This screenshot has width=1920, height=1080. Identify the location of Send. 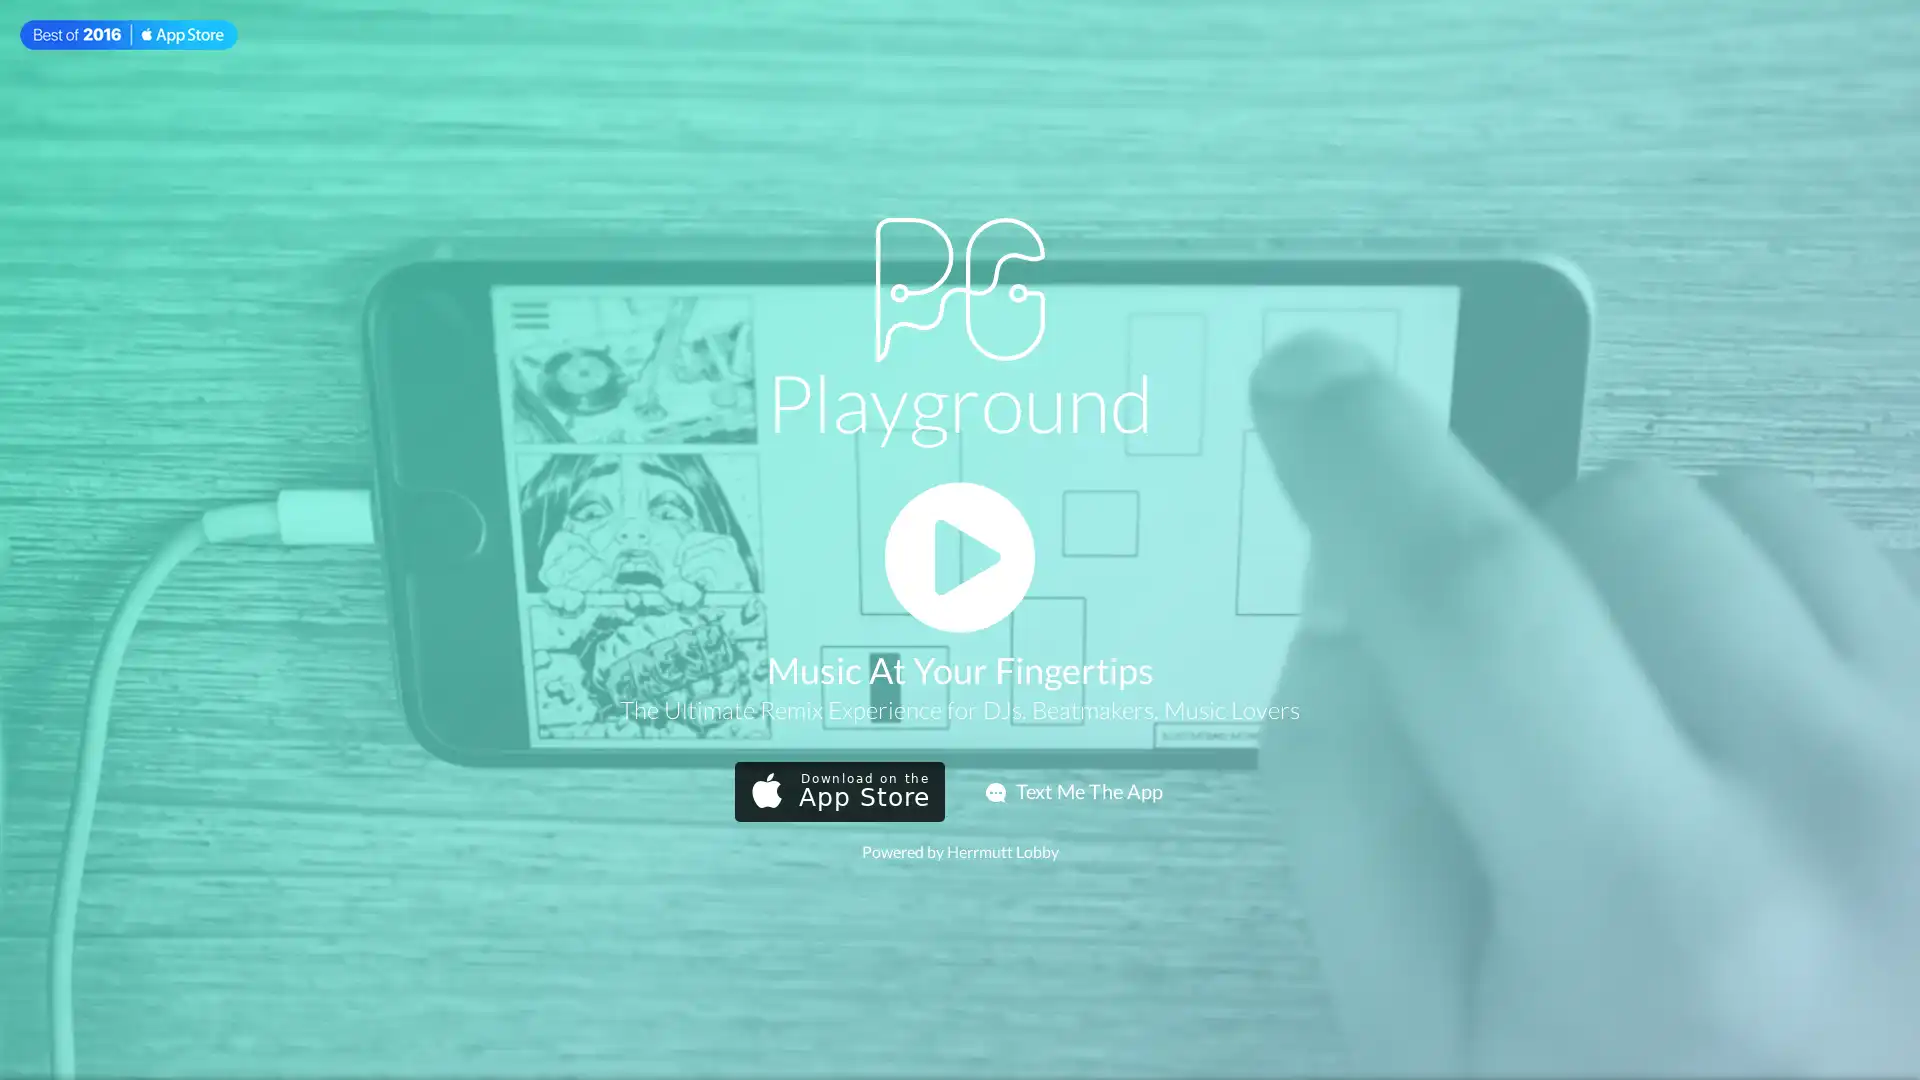
(1002, 830).